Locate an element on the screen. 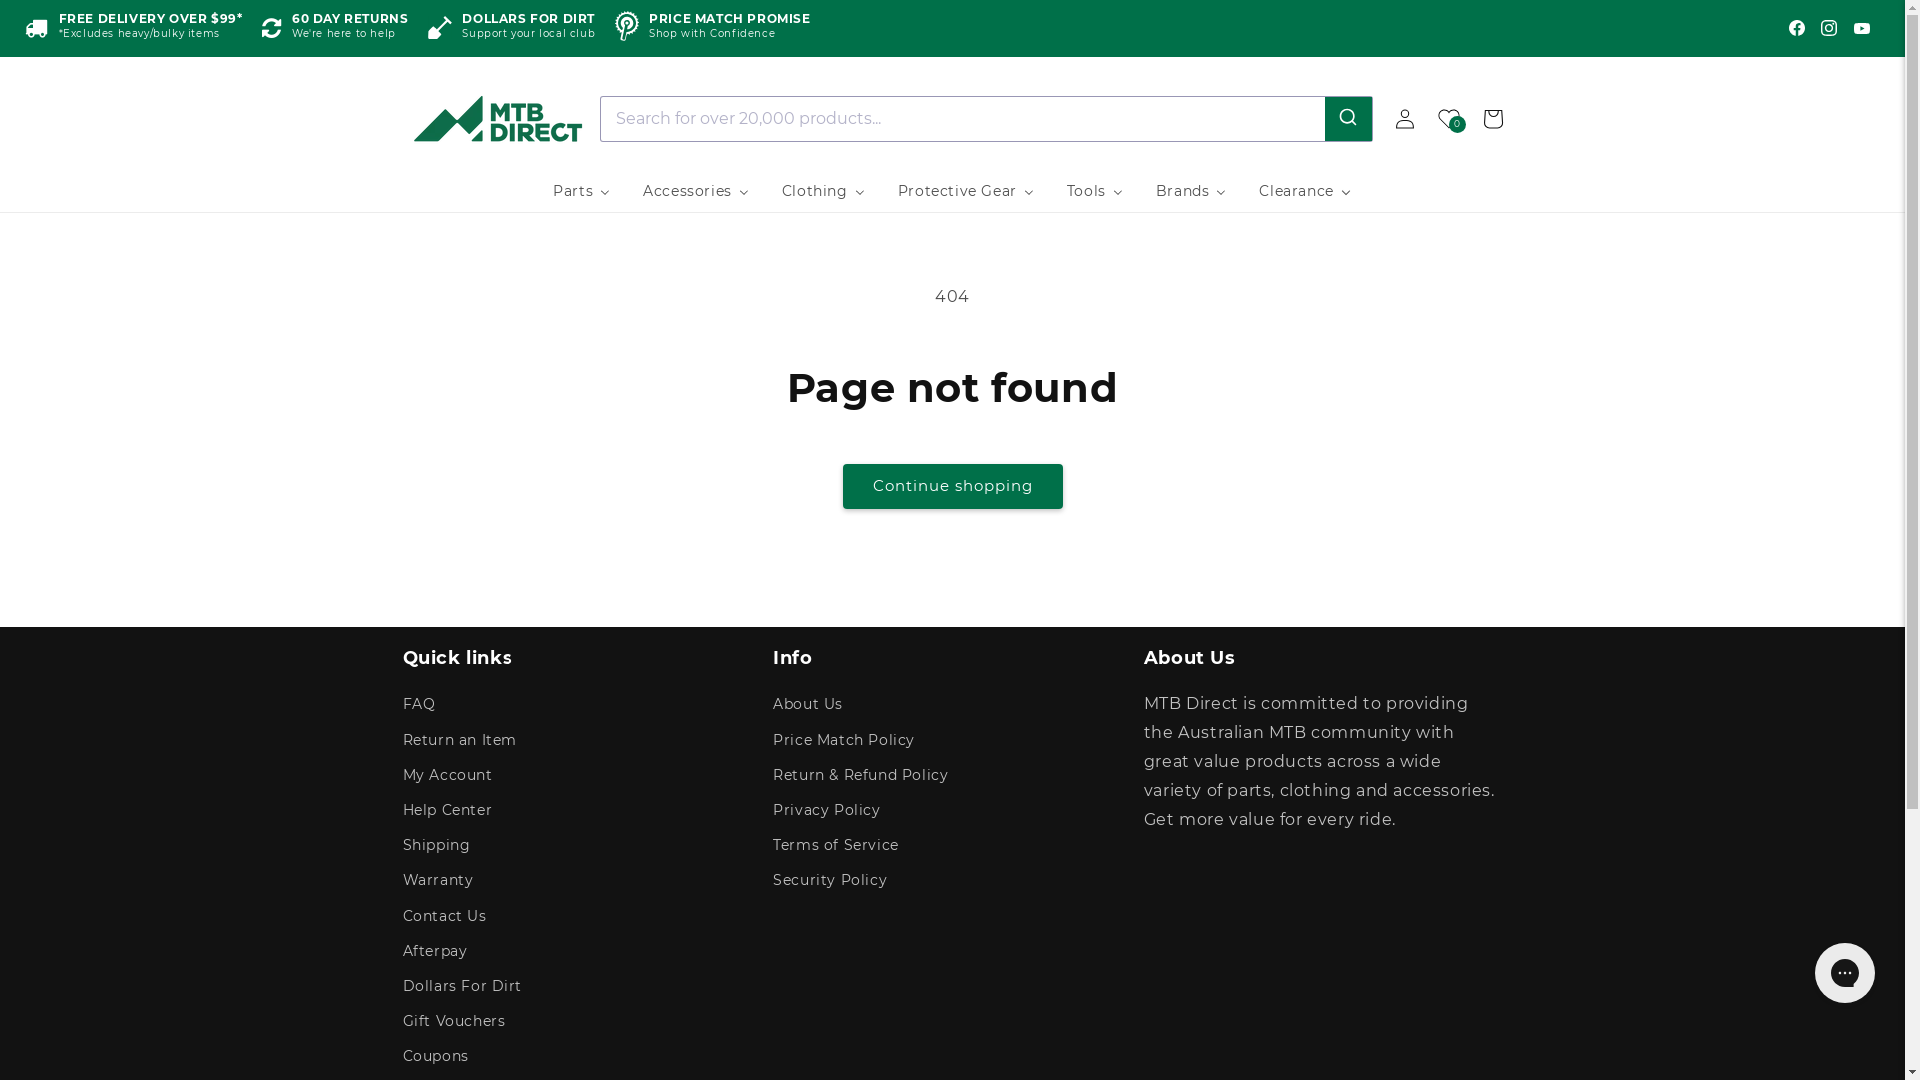 This screenshot has width=1920, height=1080. 'Find us on Instagram' is located at coordinates (1828, 27).